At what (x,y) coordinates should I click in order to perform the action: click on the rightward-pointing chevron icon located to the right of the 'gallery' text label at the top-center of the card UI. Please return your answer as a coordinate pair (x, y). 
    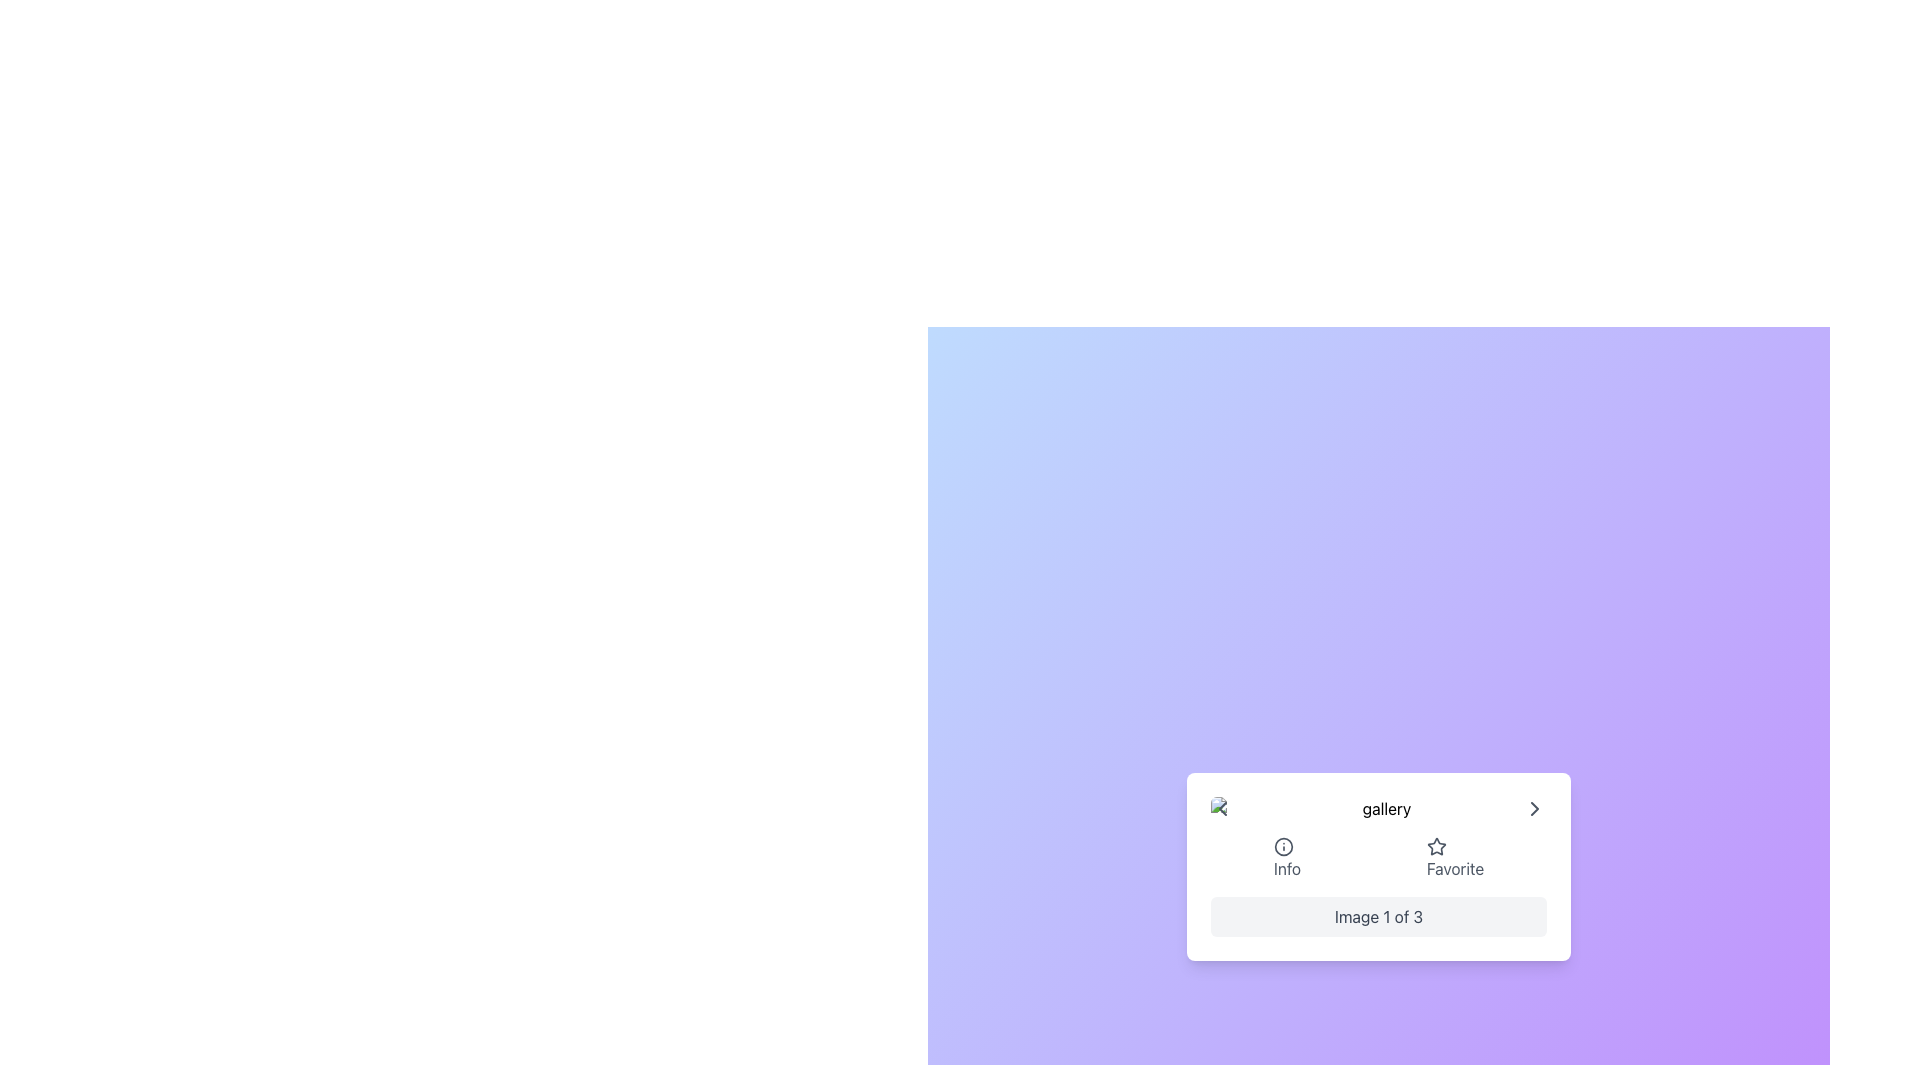
    Looking at the image, I should click on (1534, 808).